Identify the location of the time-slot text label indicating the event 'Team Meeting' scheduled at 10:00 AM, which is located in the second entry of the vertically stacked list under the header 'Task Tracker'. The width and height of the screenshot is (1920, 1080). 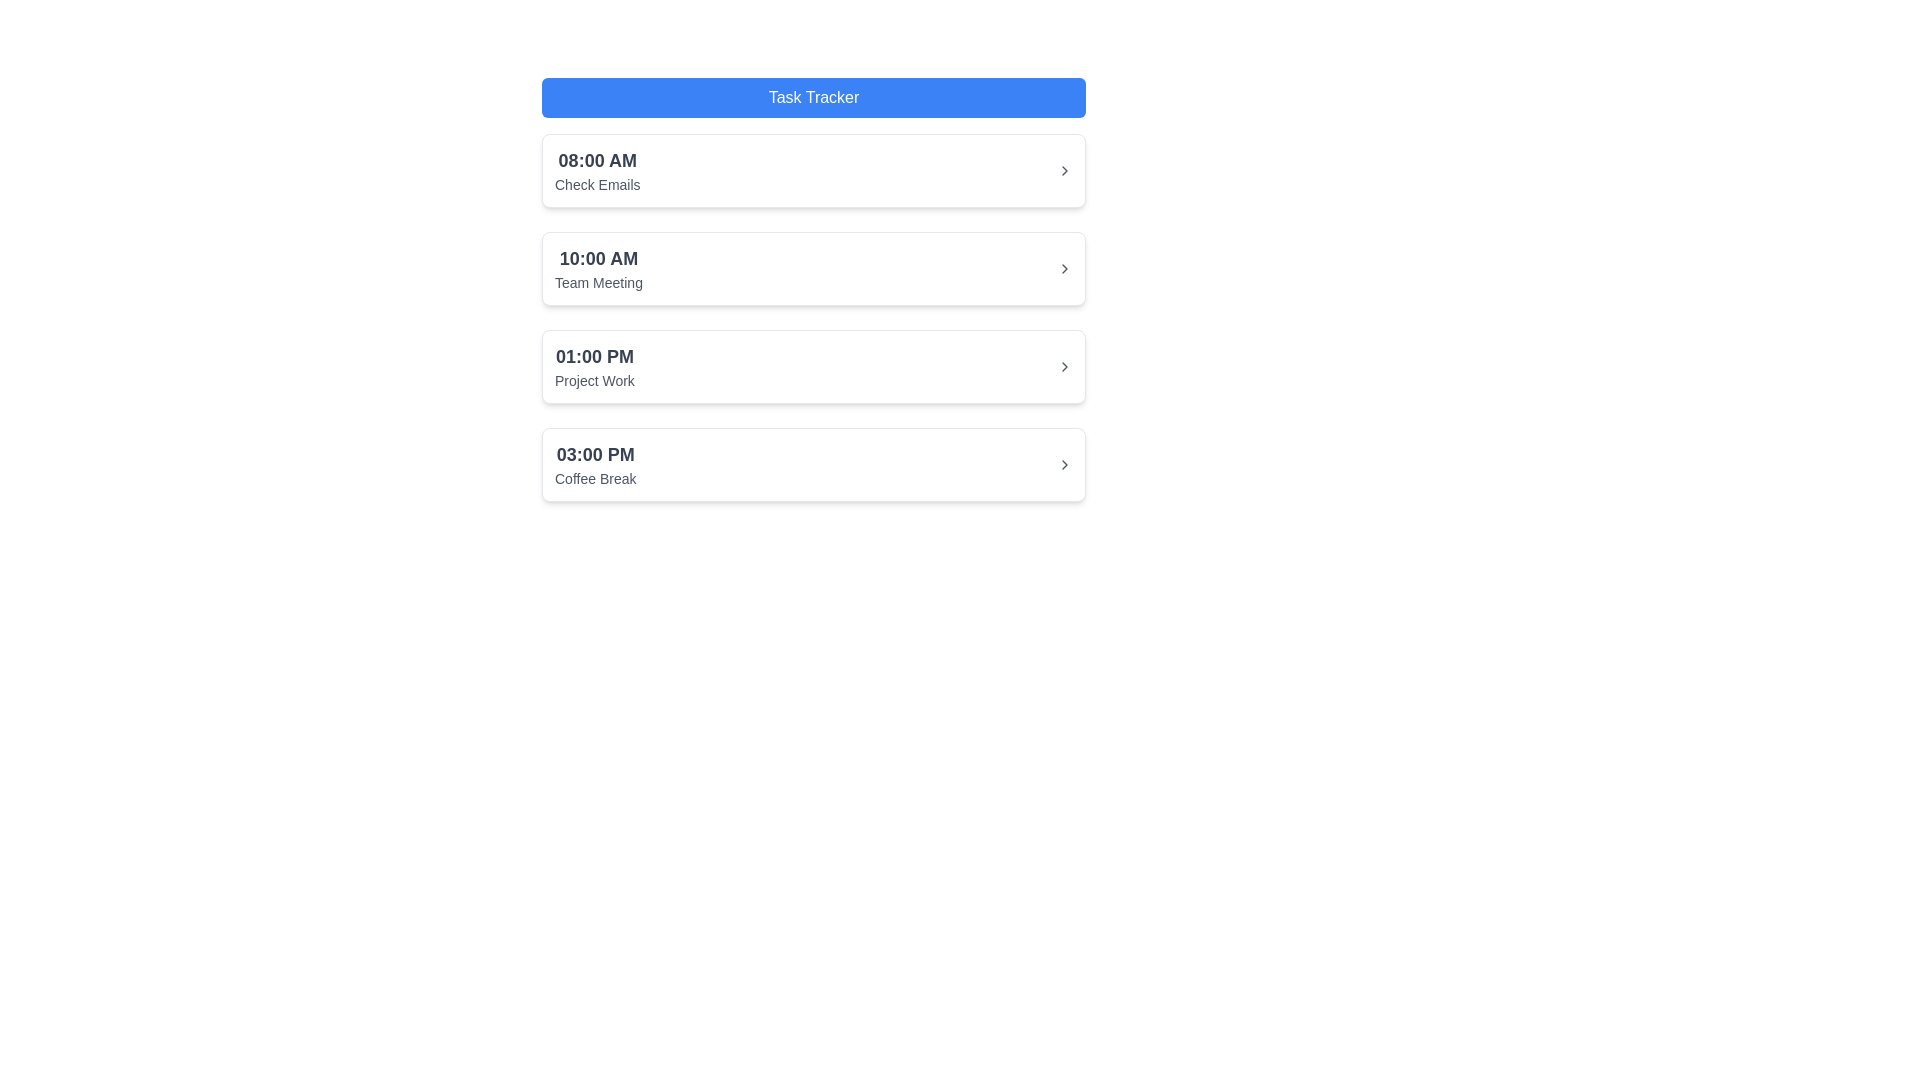
(598, 257).